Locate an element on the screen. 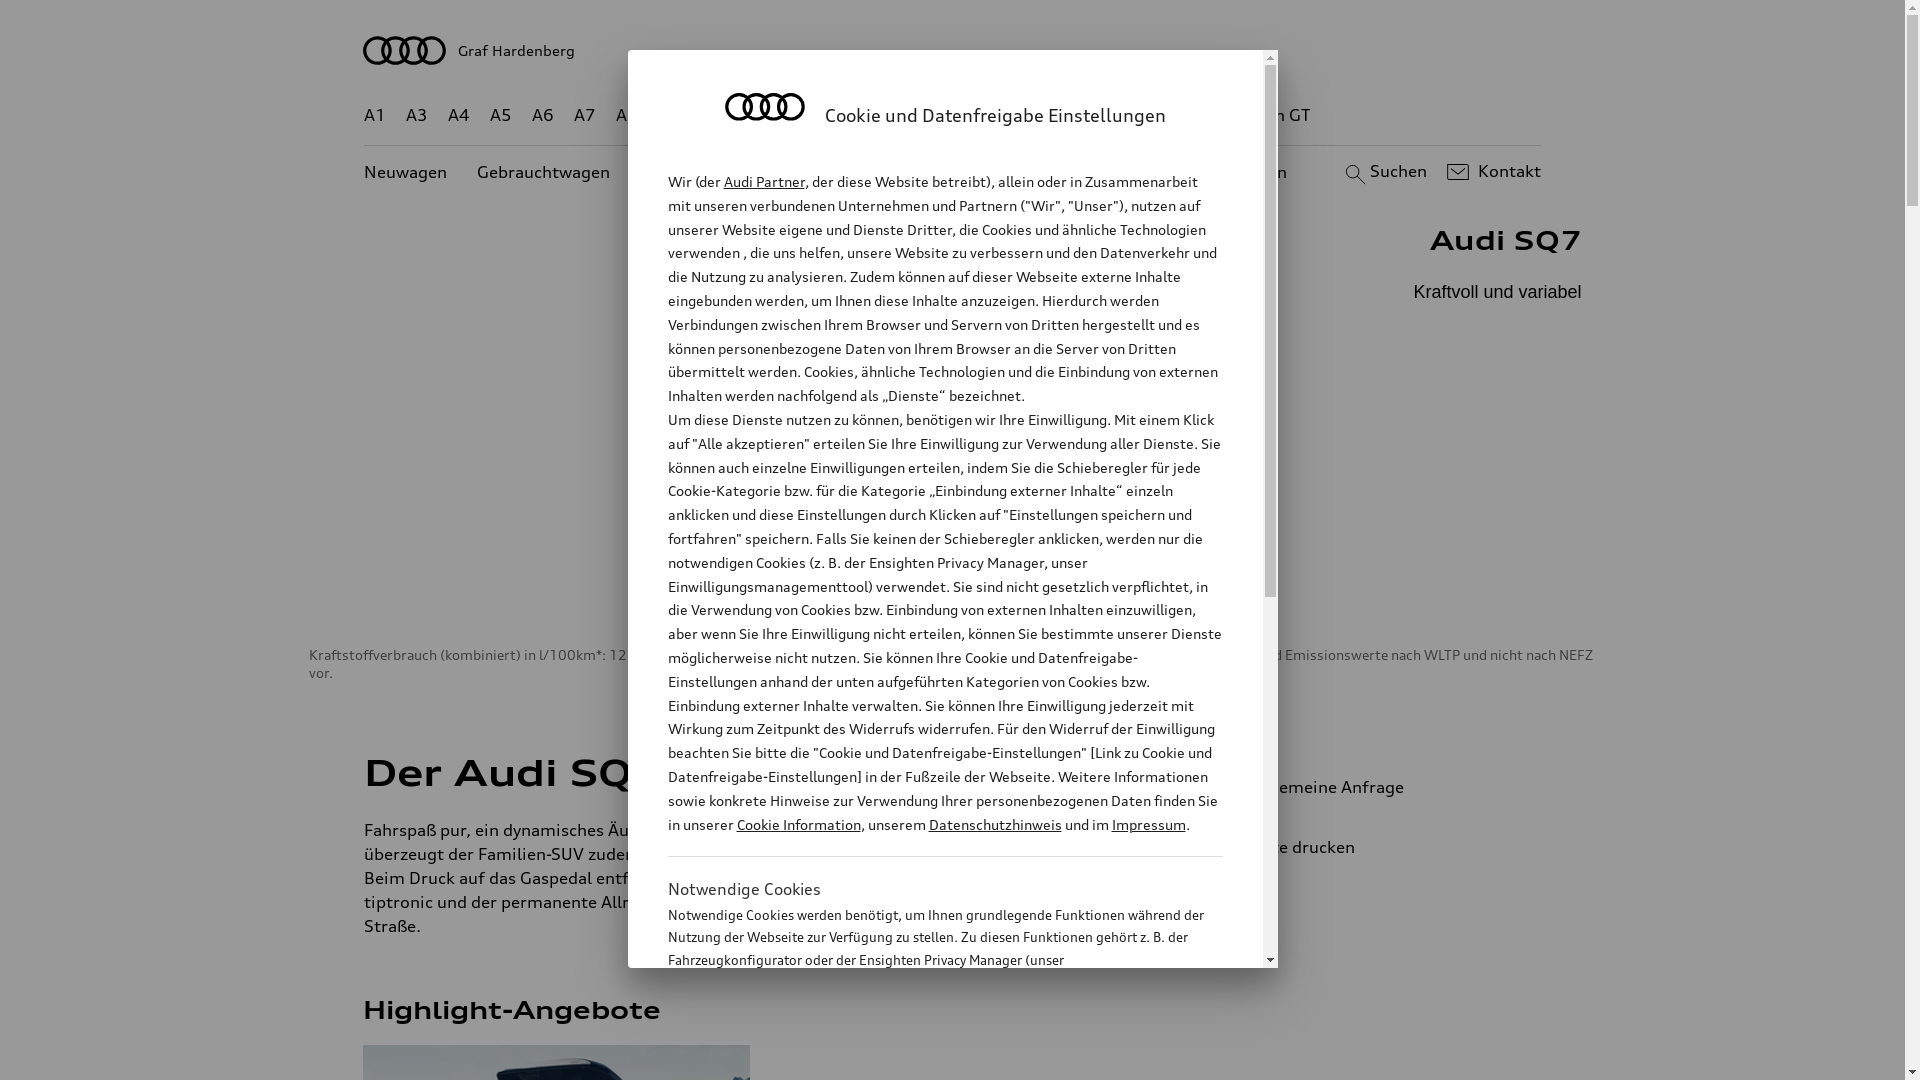 The height and width of the screenshot is (1080, 1920). 'RS' is located at coordinates (1135, 115).